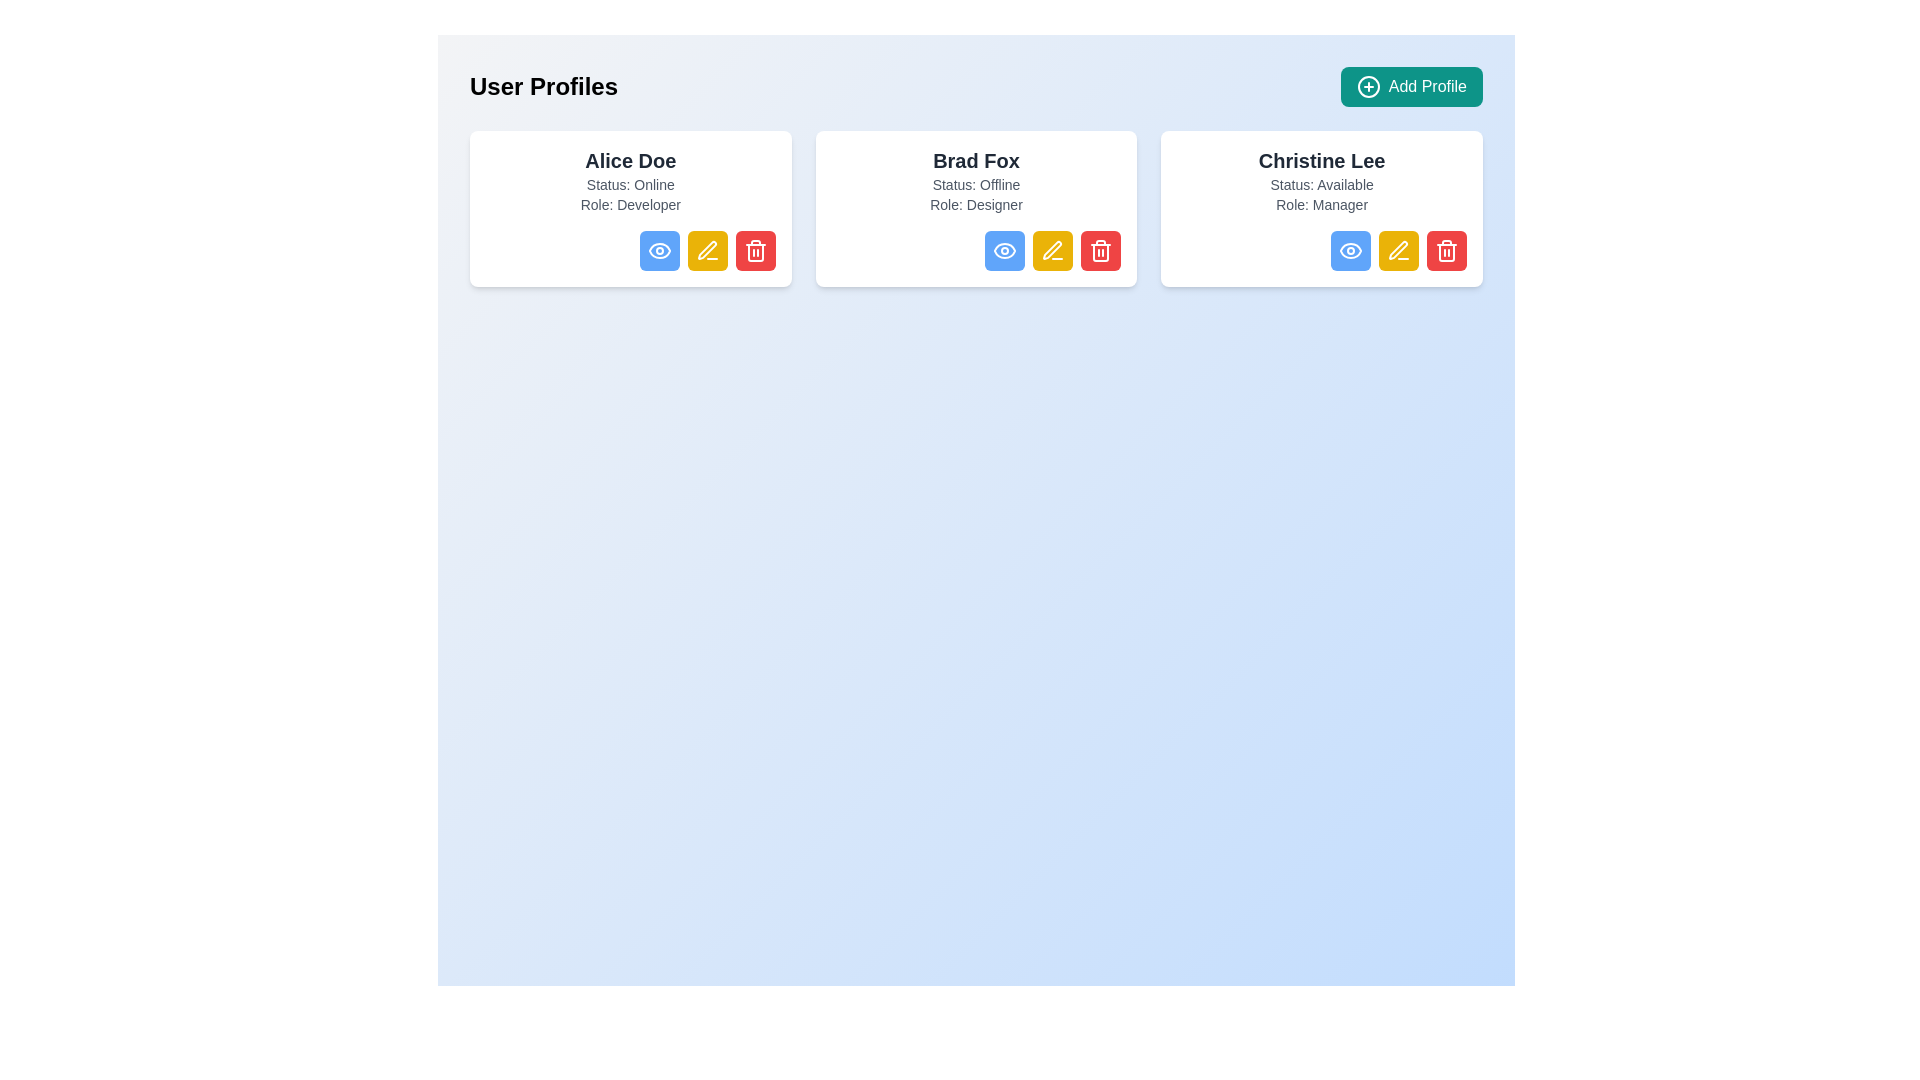 This screenshot has height=1080, width=1920. I want to click on the 'Edit Profile' button located at the bottom of Christine Lee's user profile card, so click(1397, 249).